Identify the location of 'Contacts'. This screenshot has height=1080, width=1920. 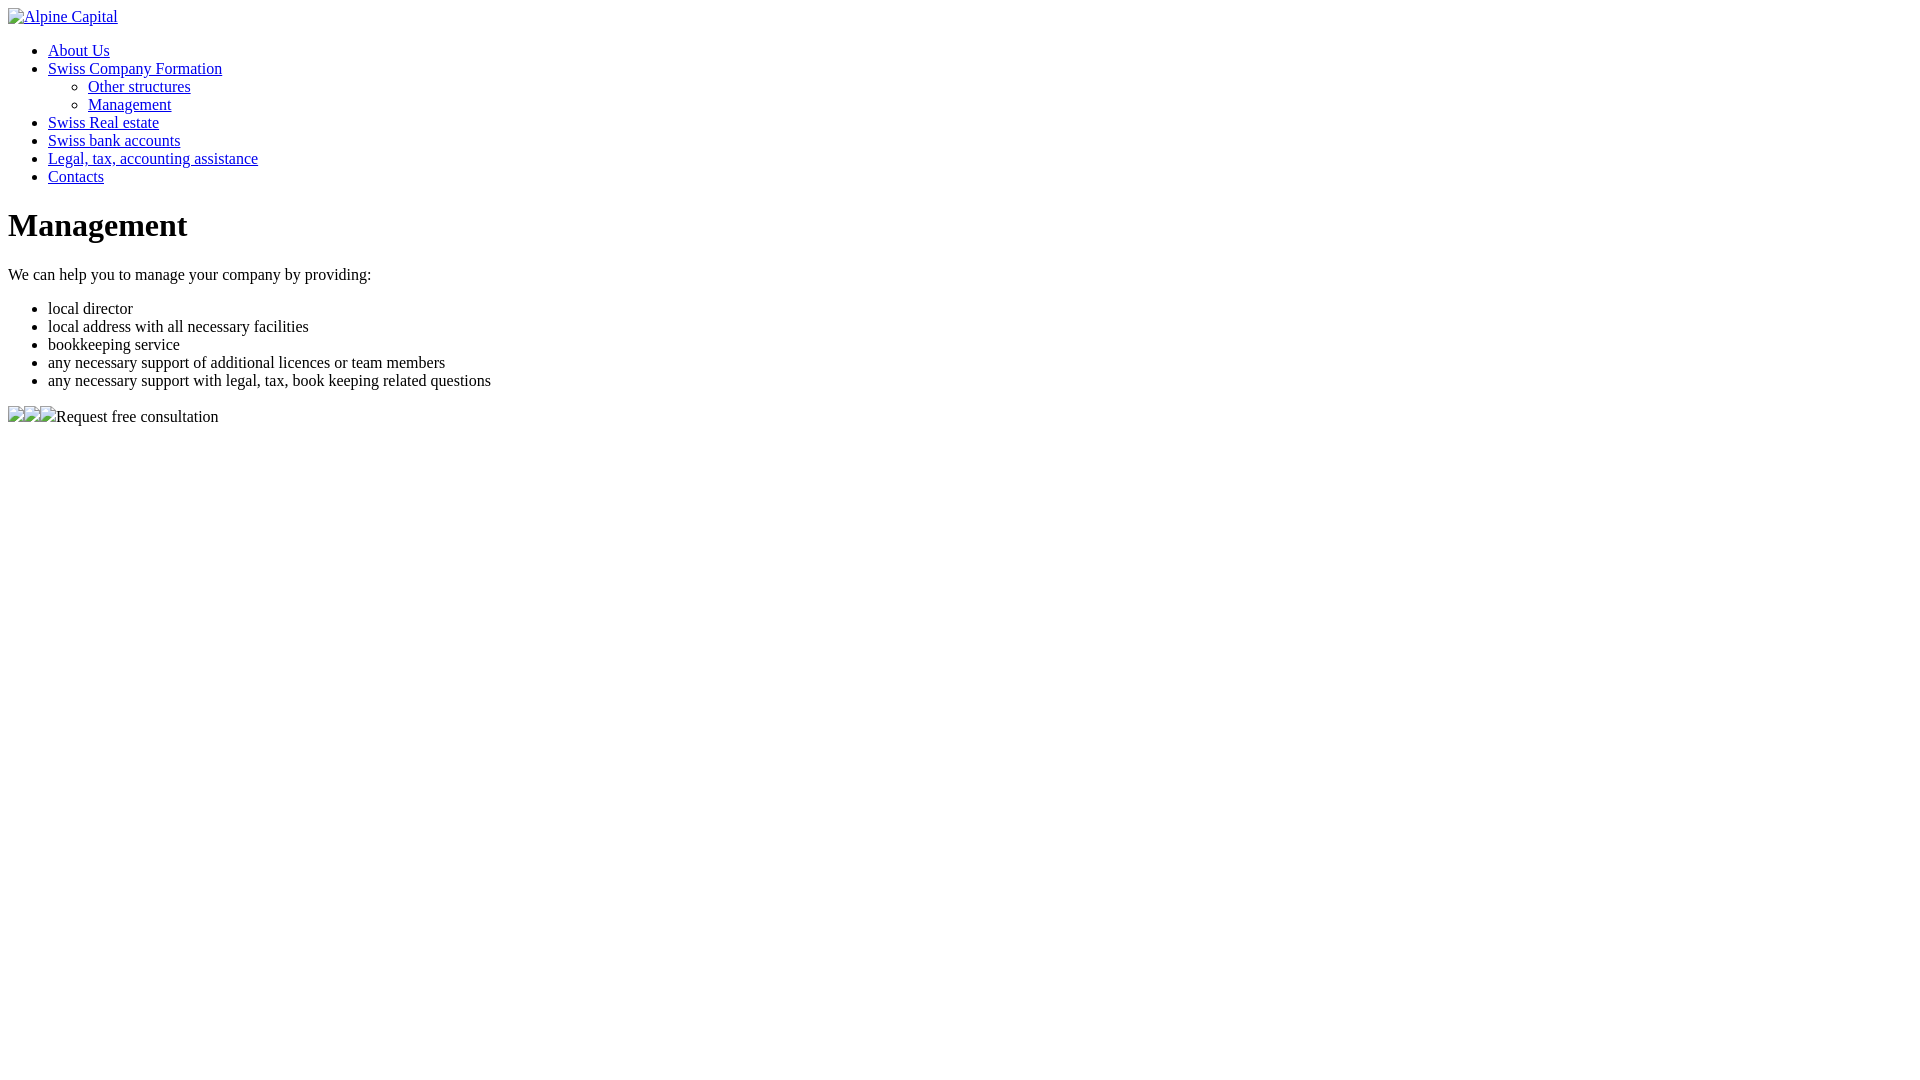
(76, 175).